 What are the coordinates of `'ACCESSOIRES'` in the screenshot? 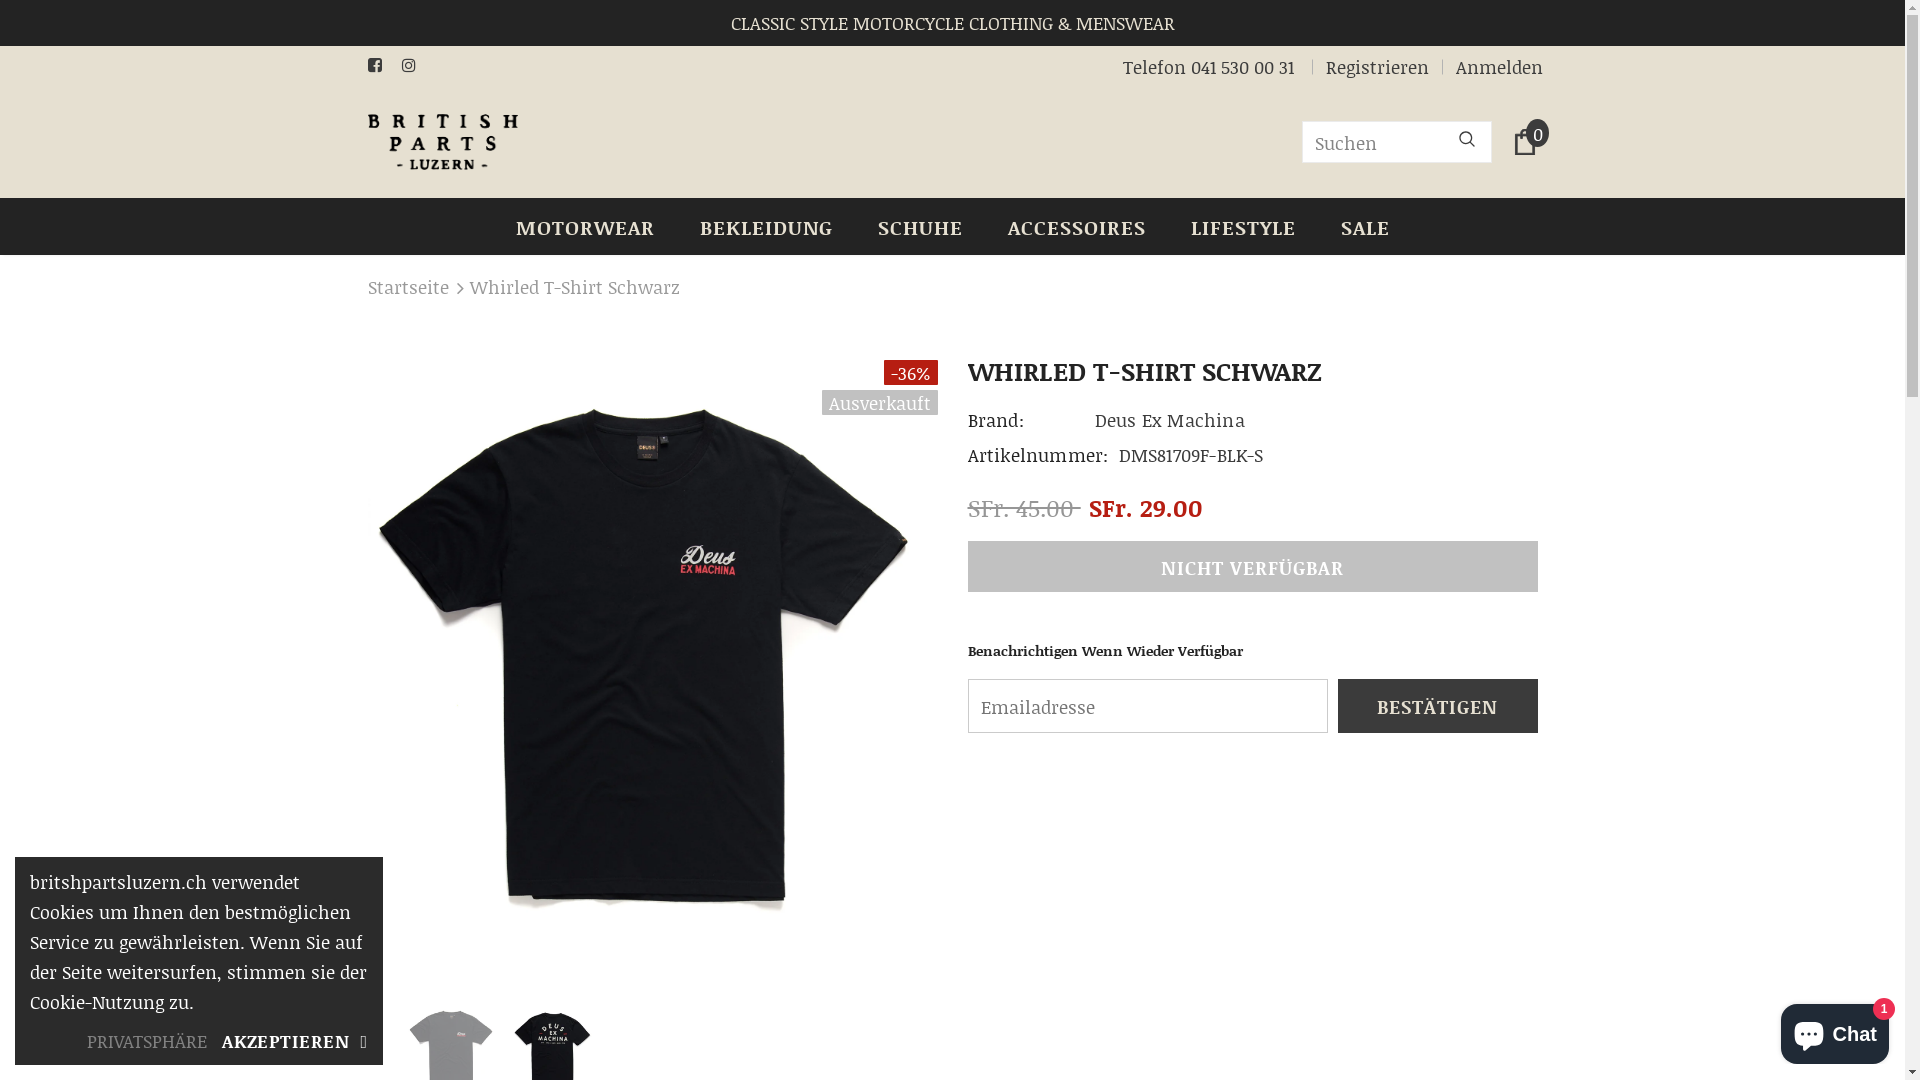 It's located at (1075, 225).